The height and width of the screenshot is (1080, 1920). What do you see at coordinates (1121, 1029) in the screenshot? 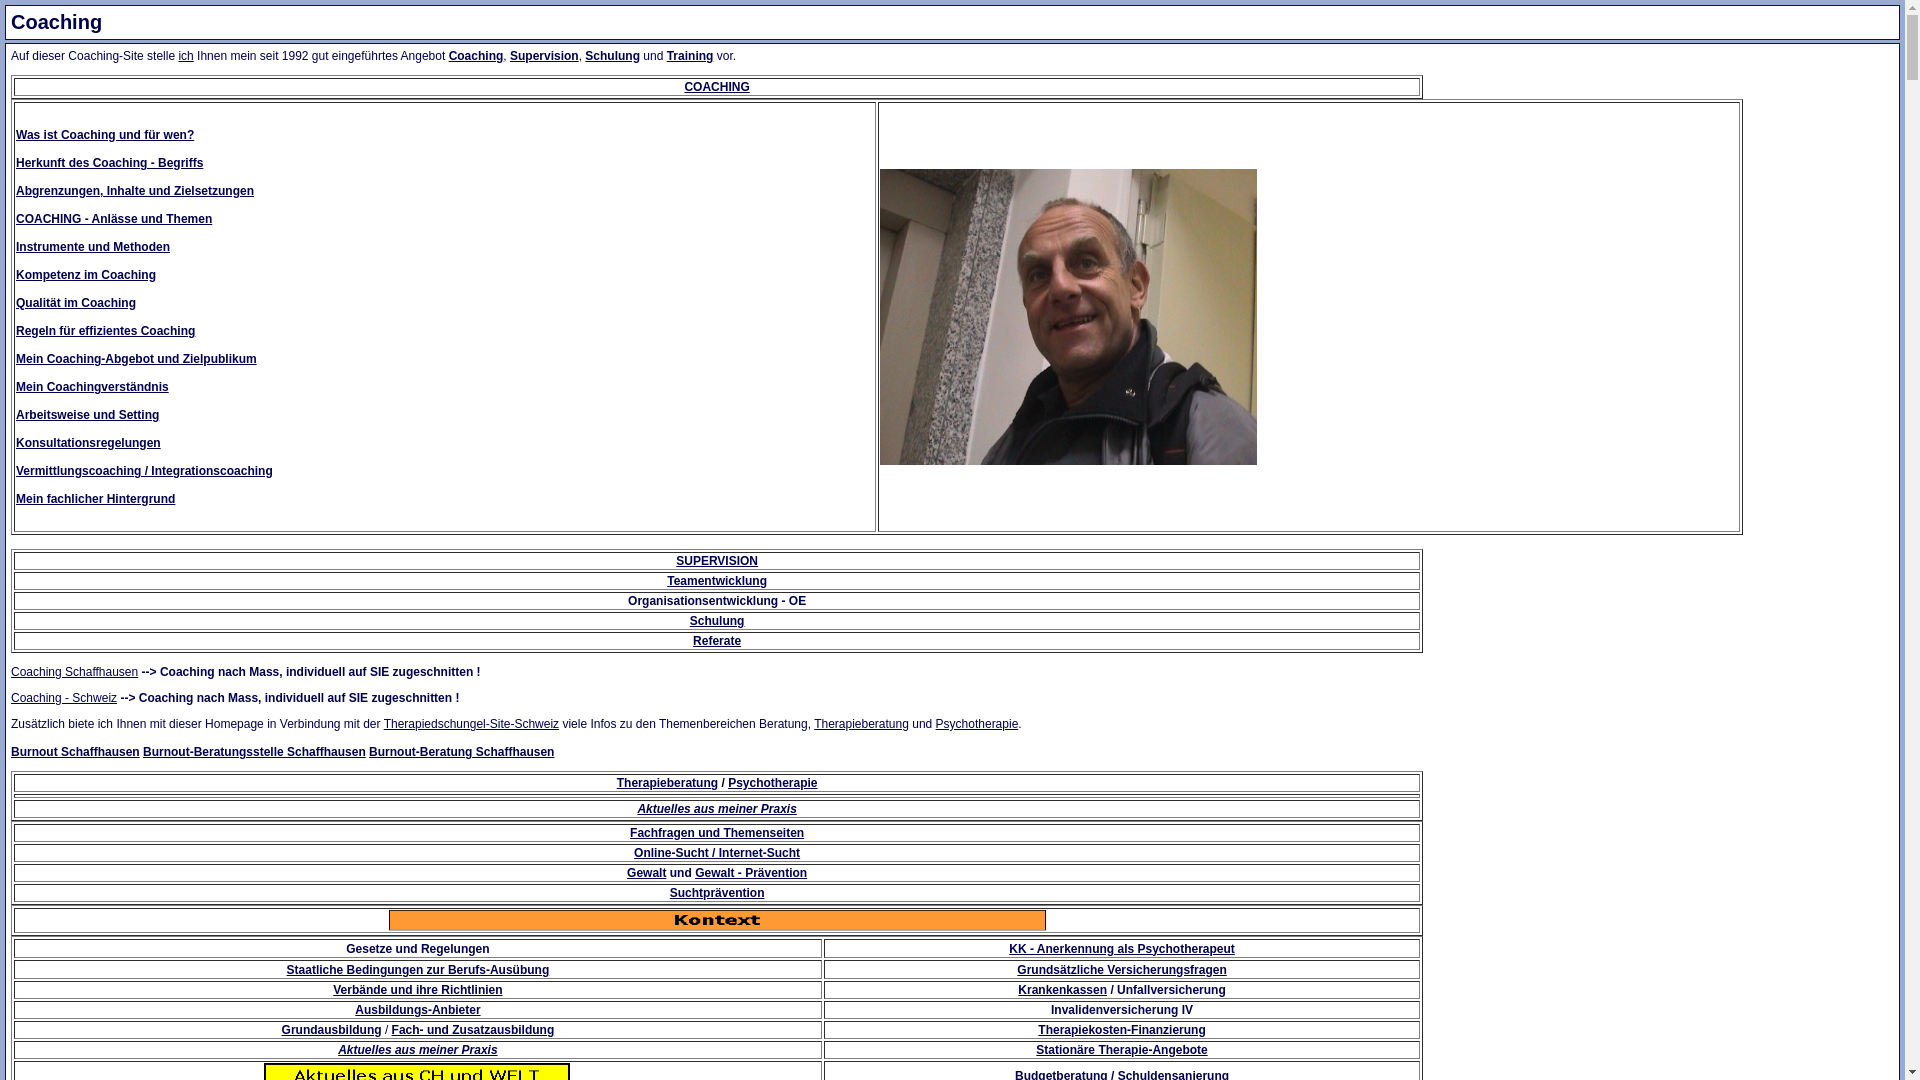
I see `'Therapiekosten-Finanzierung'` at bounding box center [1121, 1029].